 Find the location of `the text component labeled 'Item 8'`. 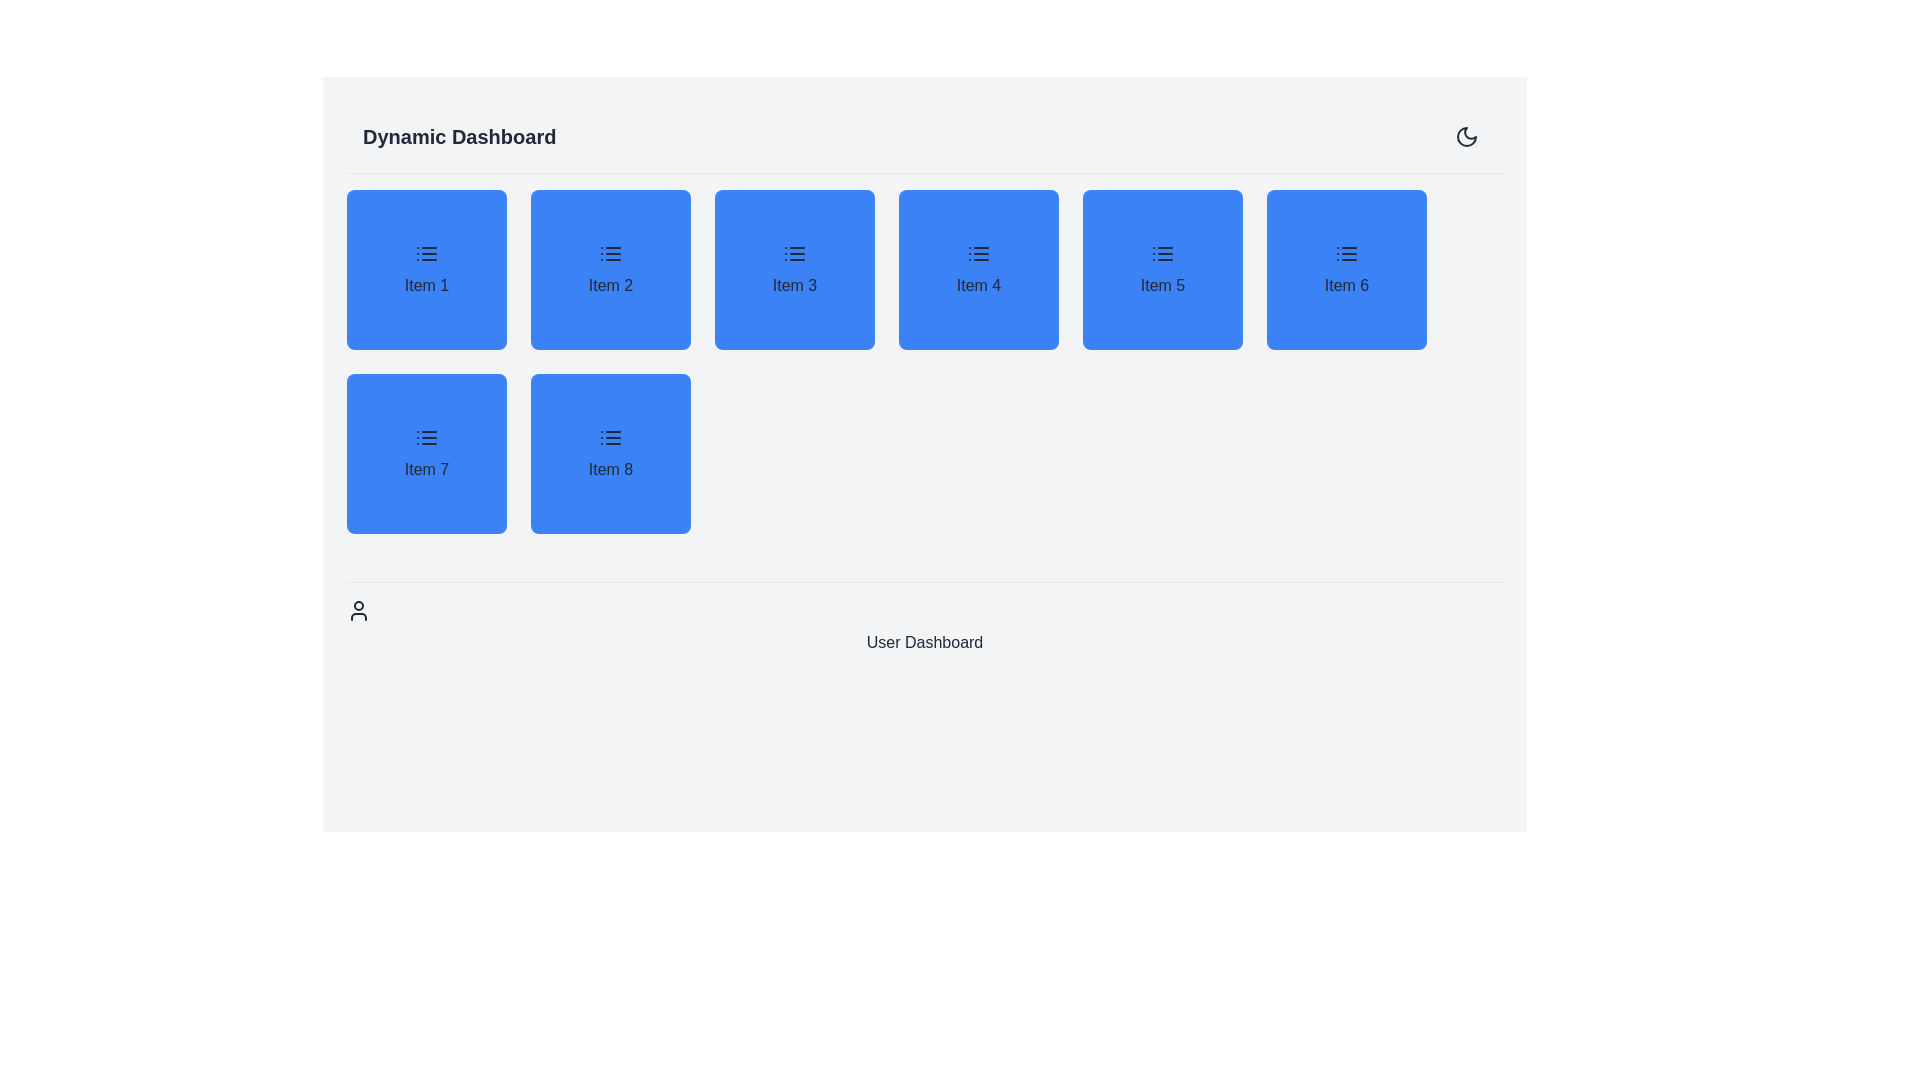

the text component labeled 'Item 8' is located at coordinates (609, 470).